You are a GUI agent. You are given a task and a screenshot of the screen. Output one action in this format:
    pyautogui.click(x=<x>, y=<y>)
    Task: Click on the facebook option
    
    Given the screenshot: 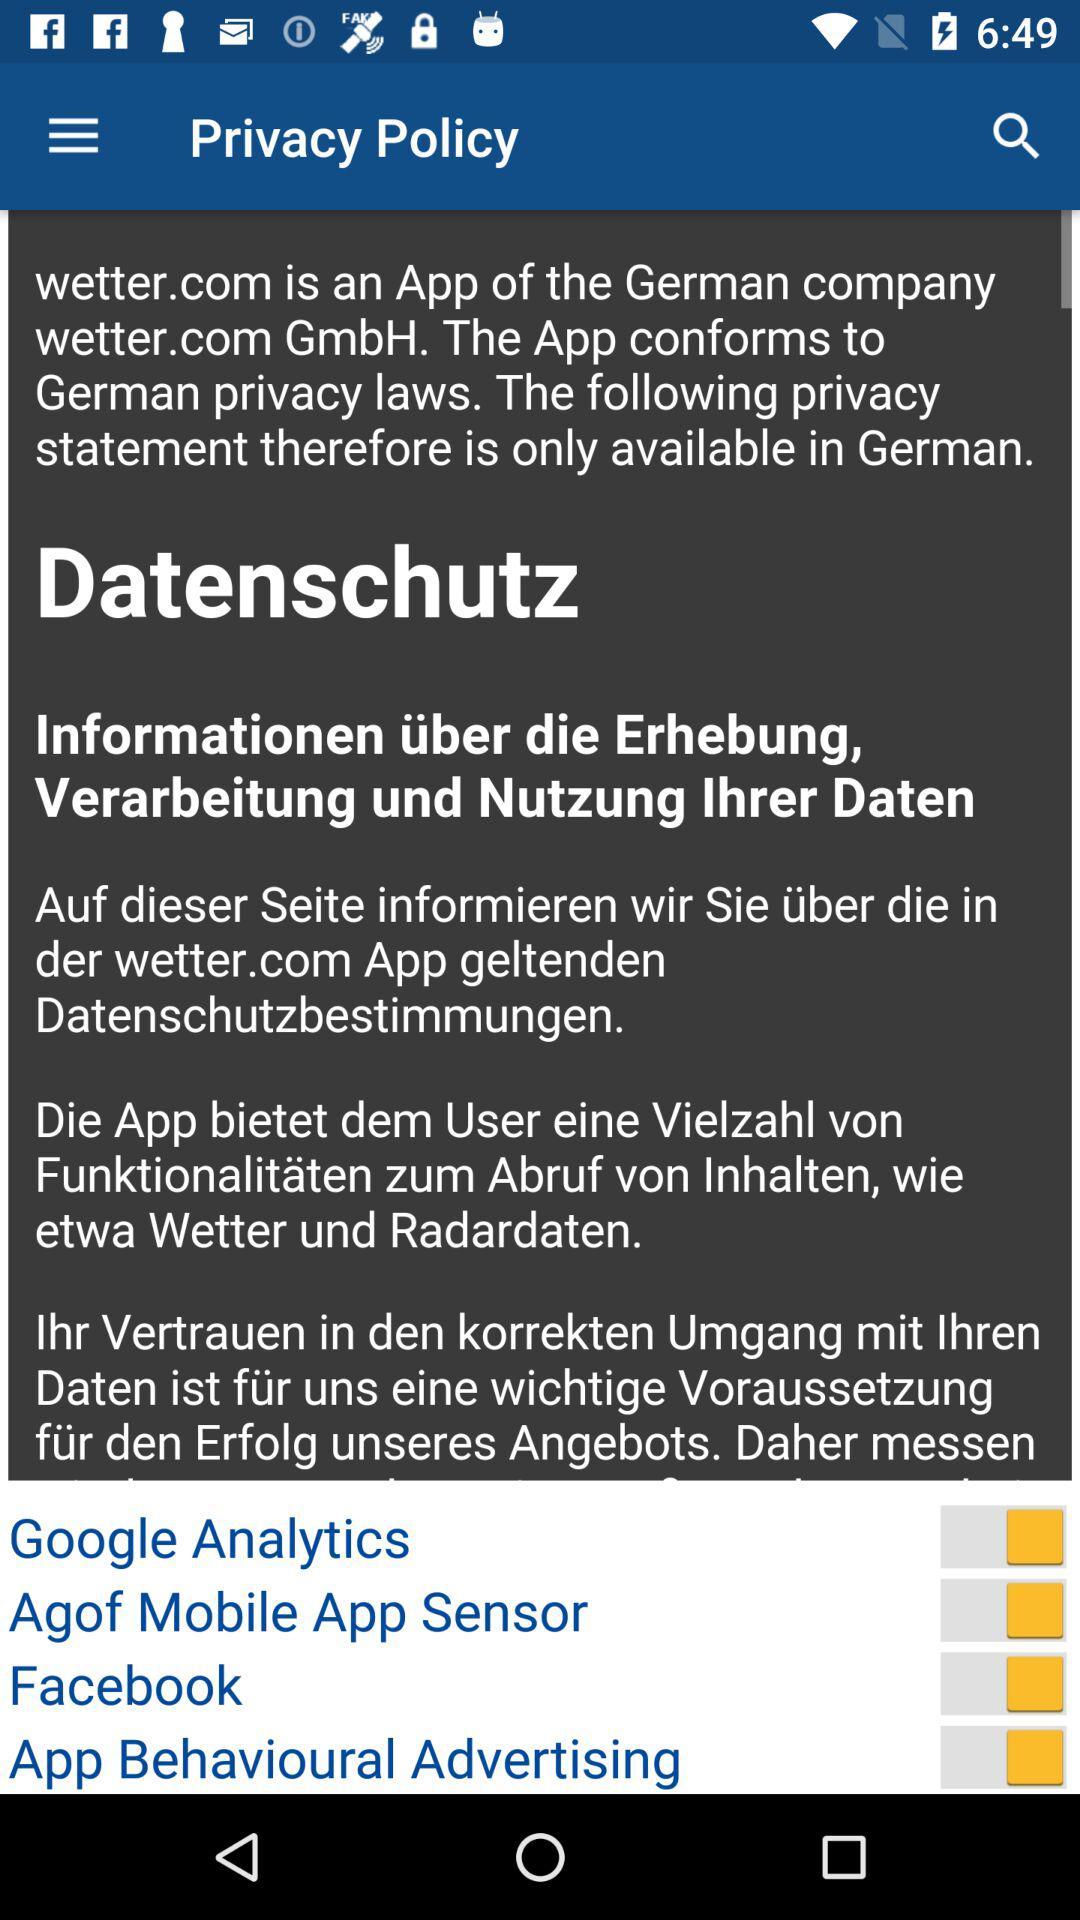 What is the action you would take?
    pyautogui.click(x=1003, y=1682)
    